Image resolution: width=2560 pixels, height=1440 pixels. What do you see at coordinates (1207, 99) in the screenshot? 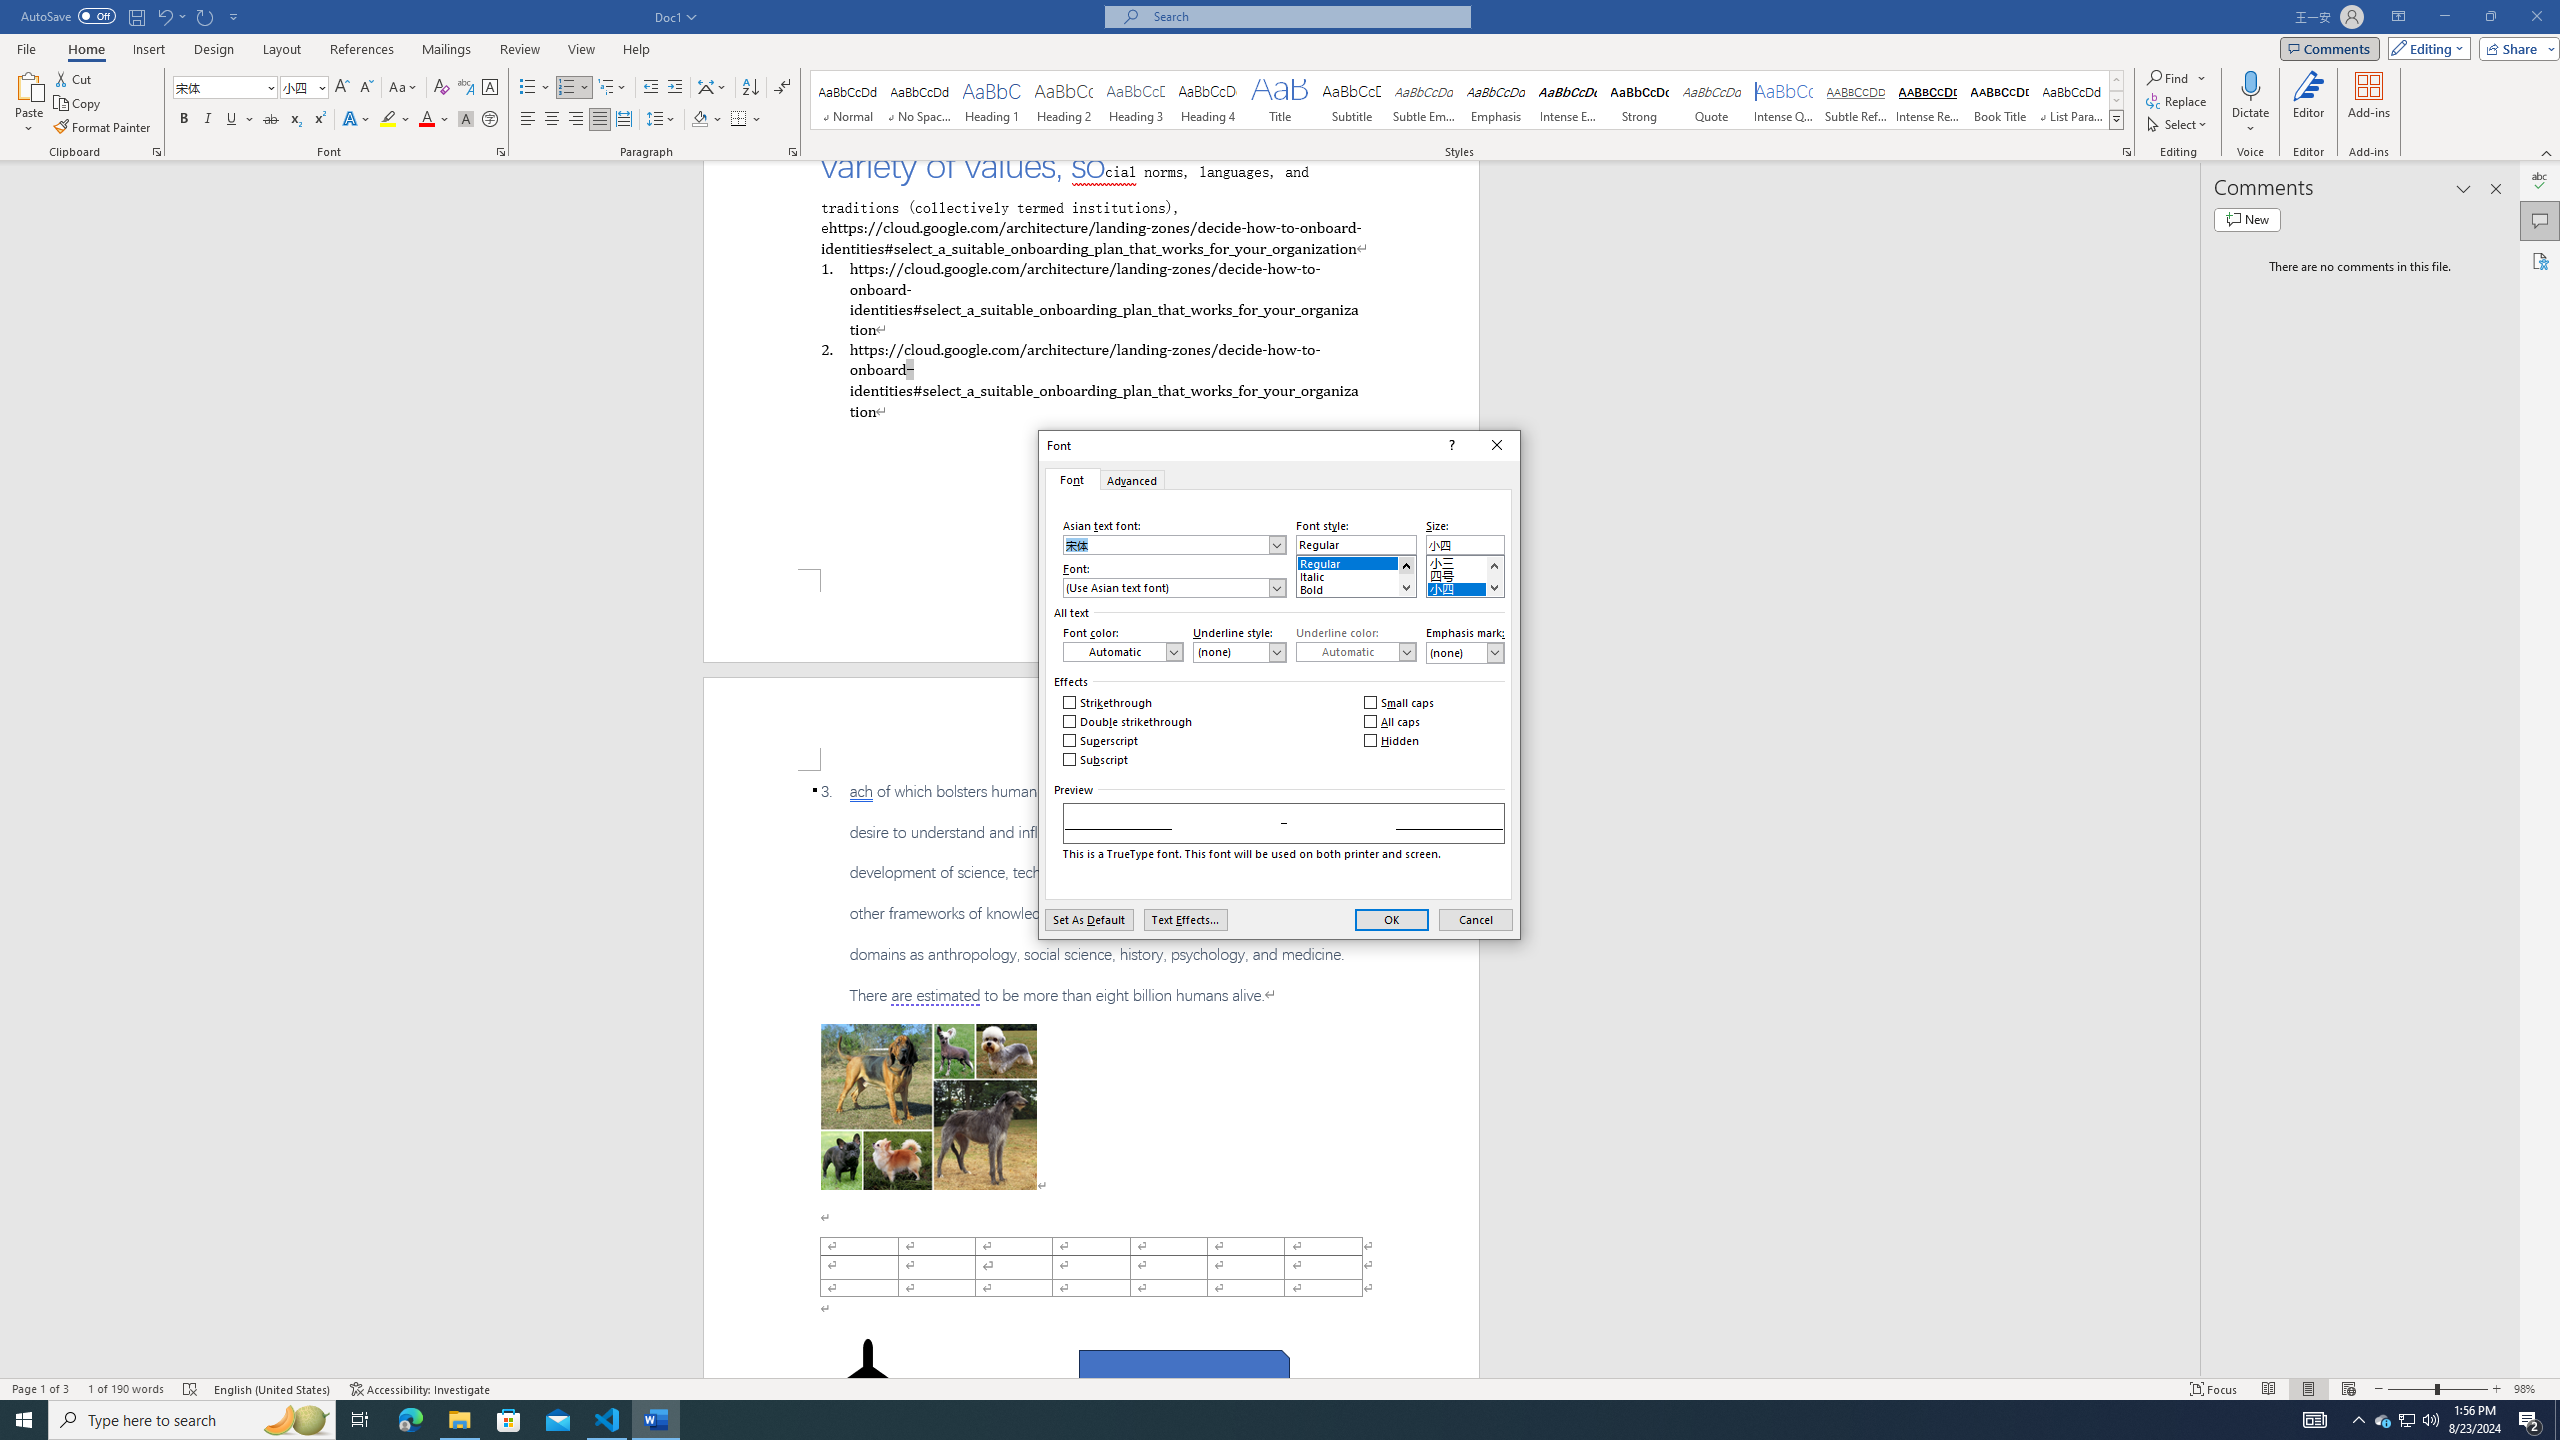
I see `'Heading 4'` at bounding box center [1207, 99].